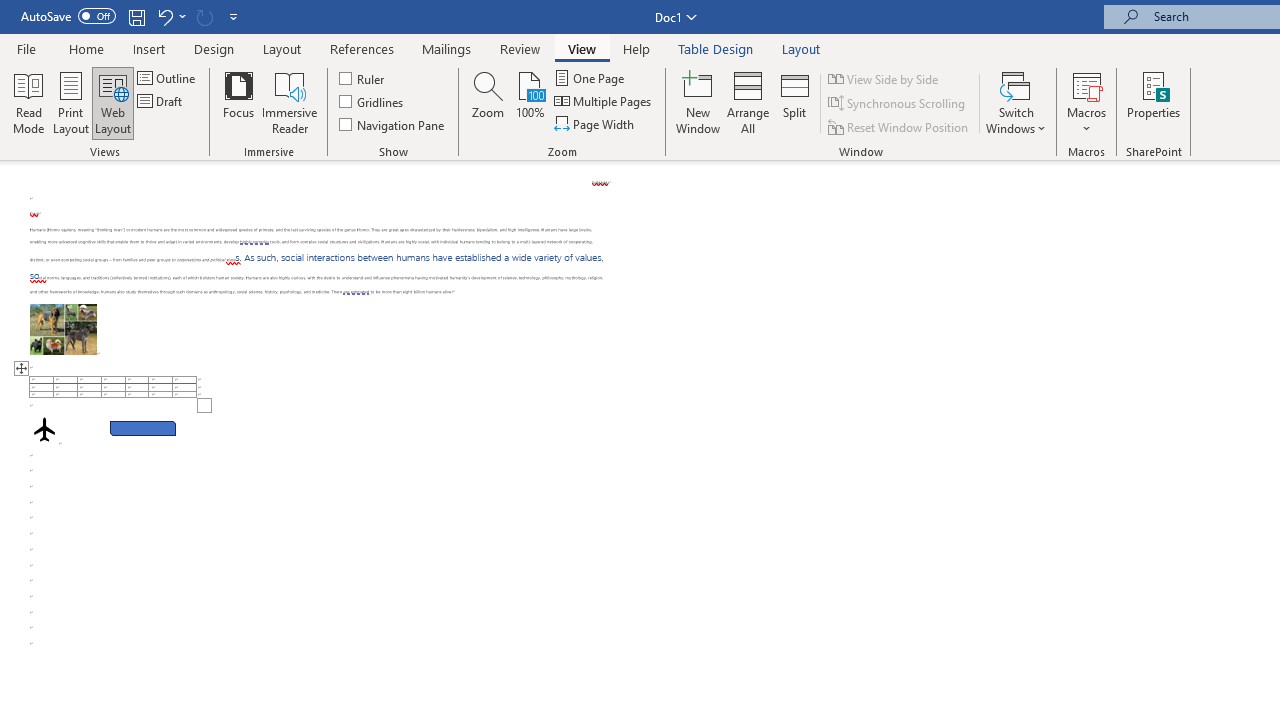 This screenshot has width=1280, height=720. What do you see at coordinates (899, 127) in the screenshot?
I see `'Reset Window Position'` at bounding box center [899, 127].